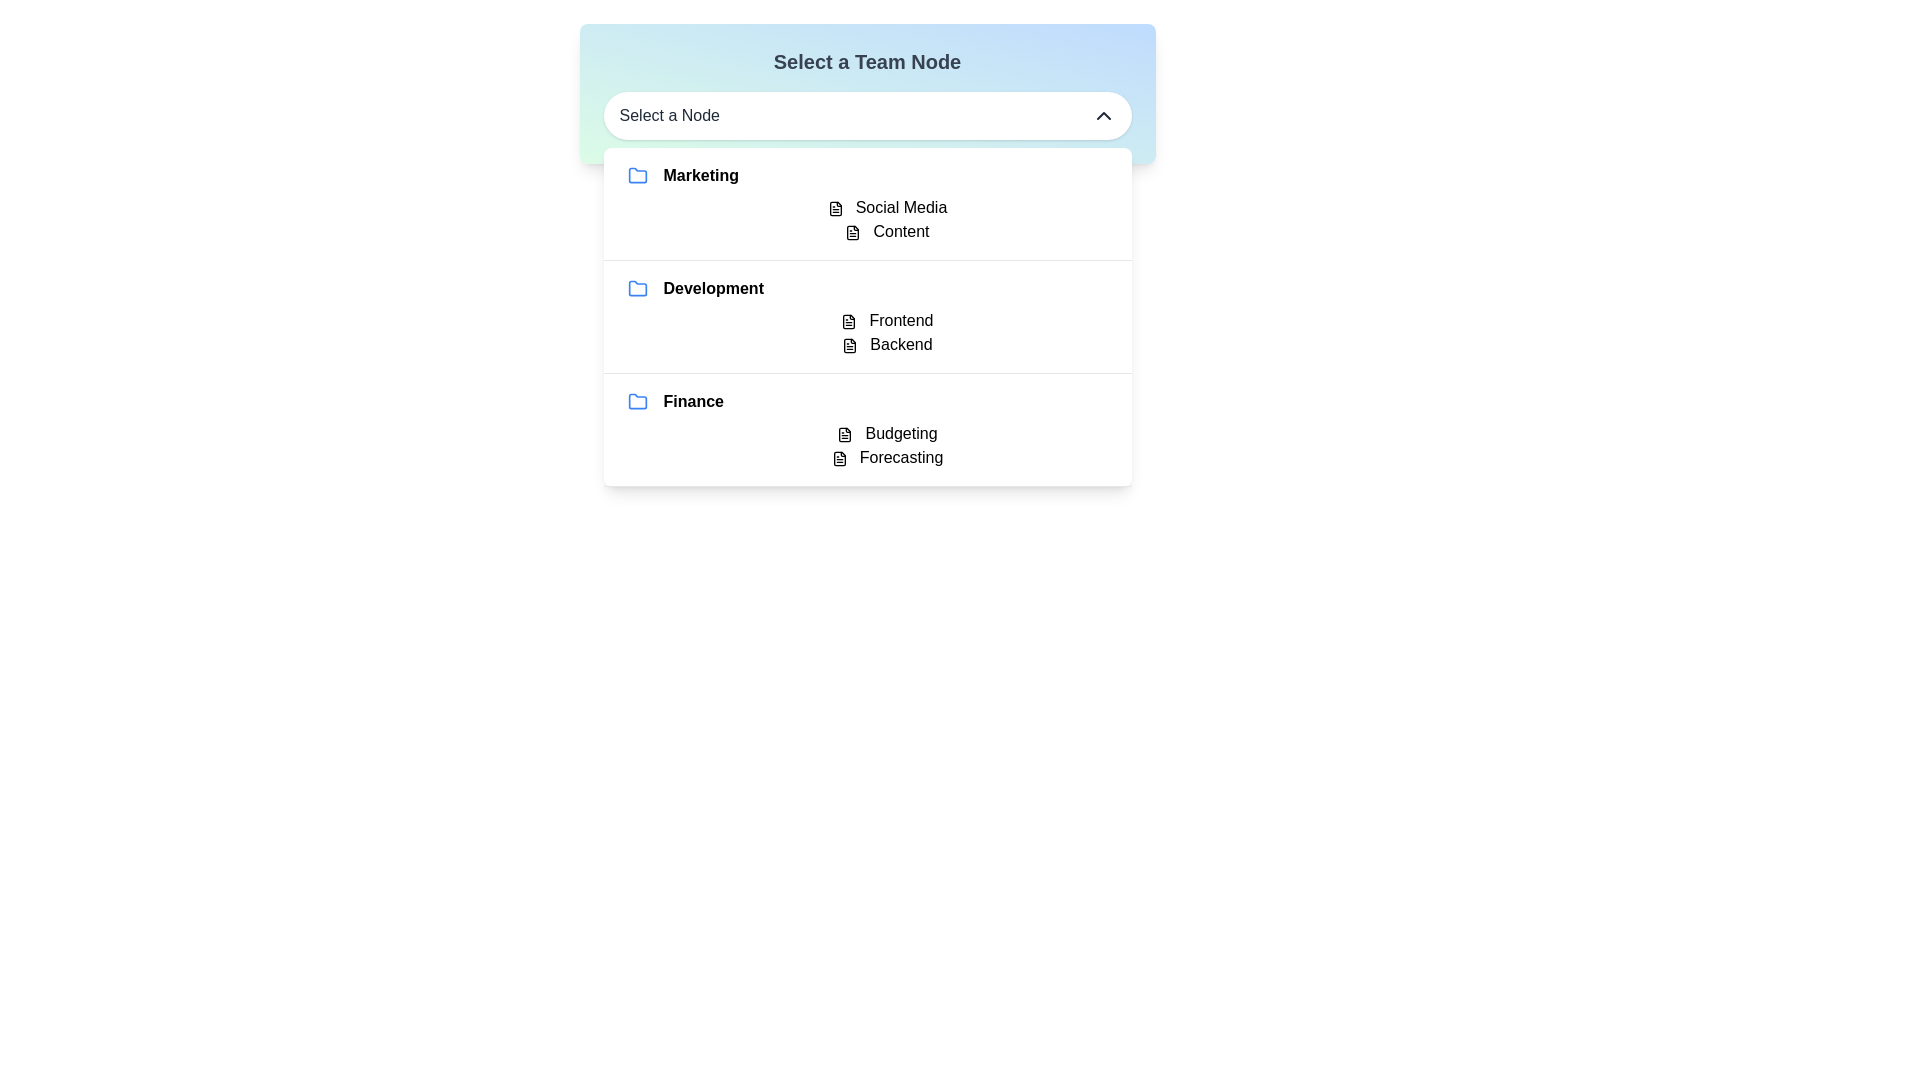 The width and height of the screenshot is (1920, 1080). I want to click on the clickable text label with an icon related to 'Budgeting', which is the first item in the 'Finance' section of the dropdown menu, positioned above 'Forecasting', so click(886, 433).